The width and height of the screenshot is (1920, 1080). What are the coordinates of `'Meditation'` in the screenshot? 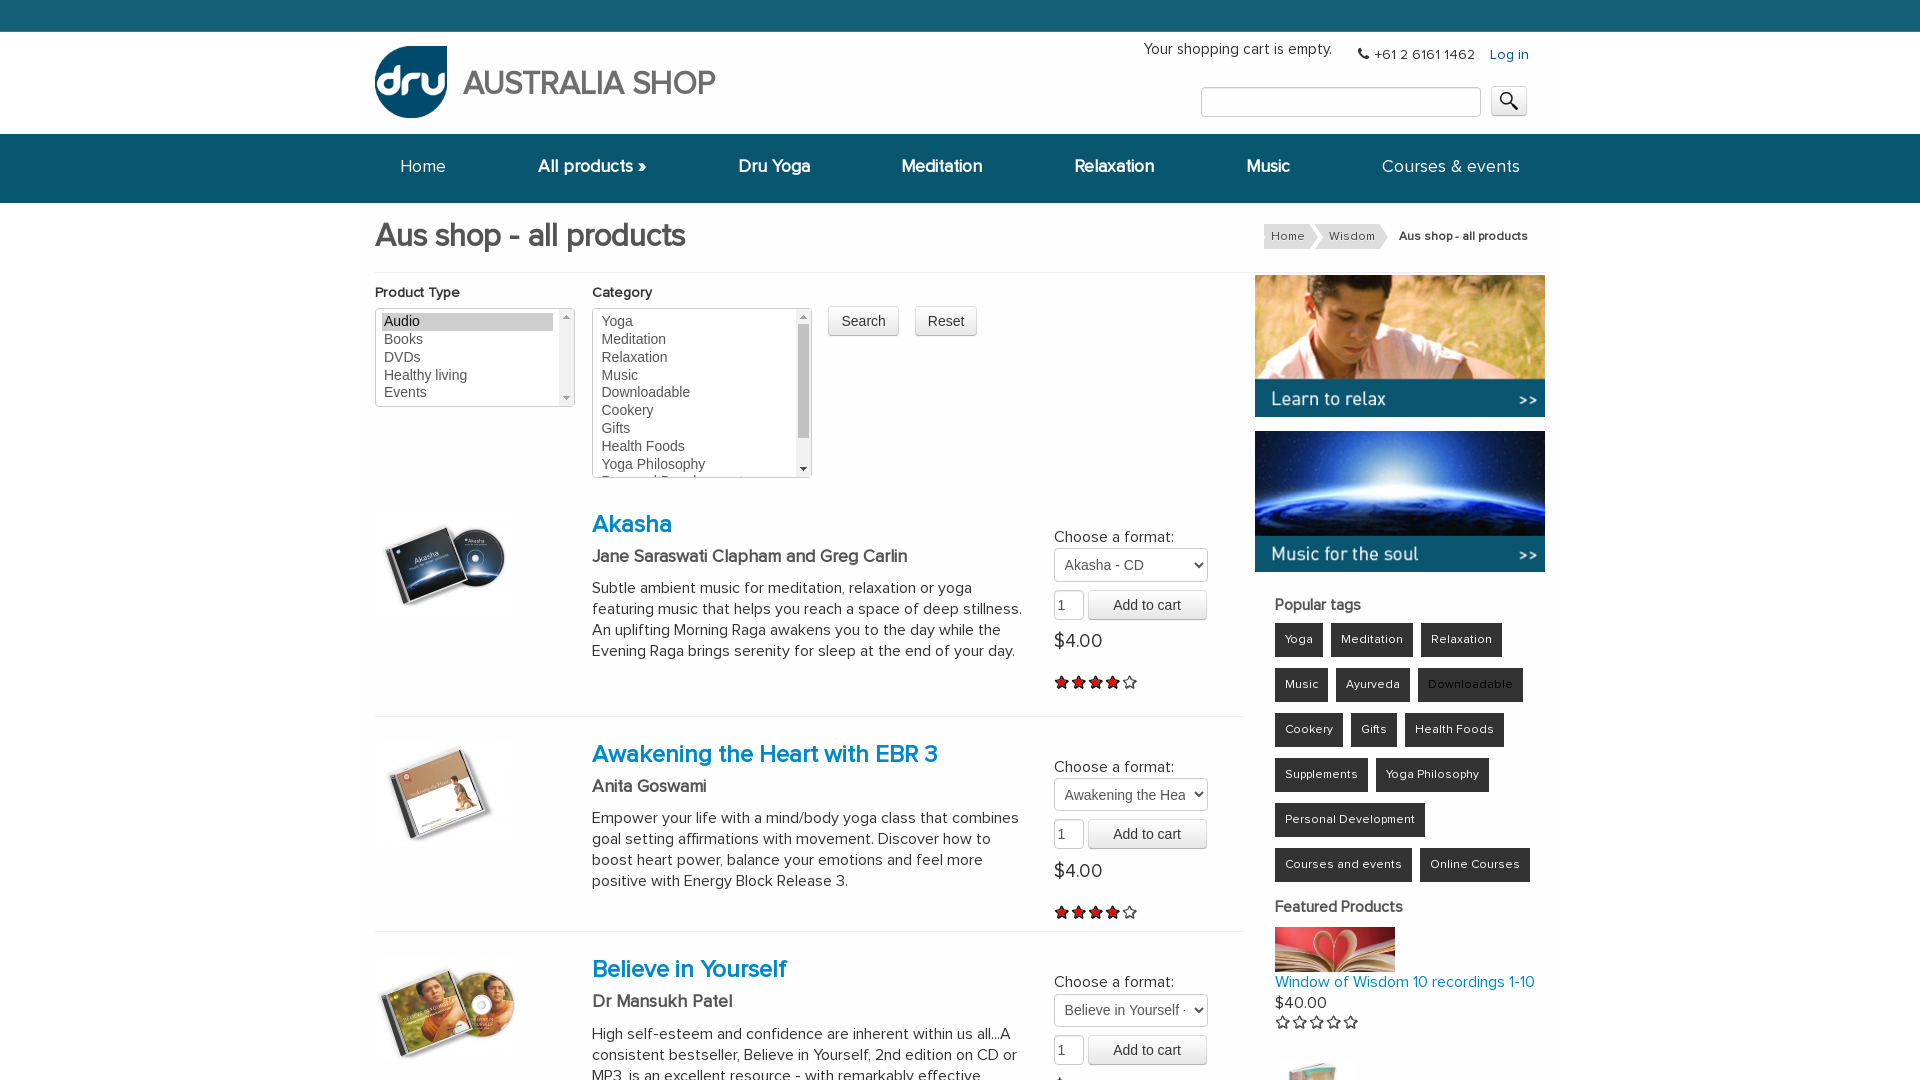 It's located at (1371, 640).